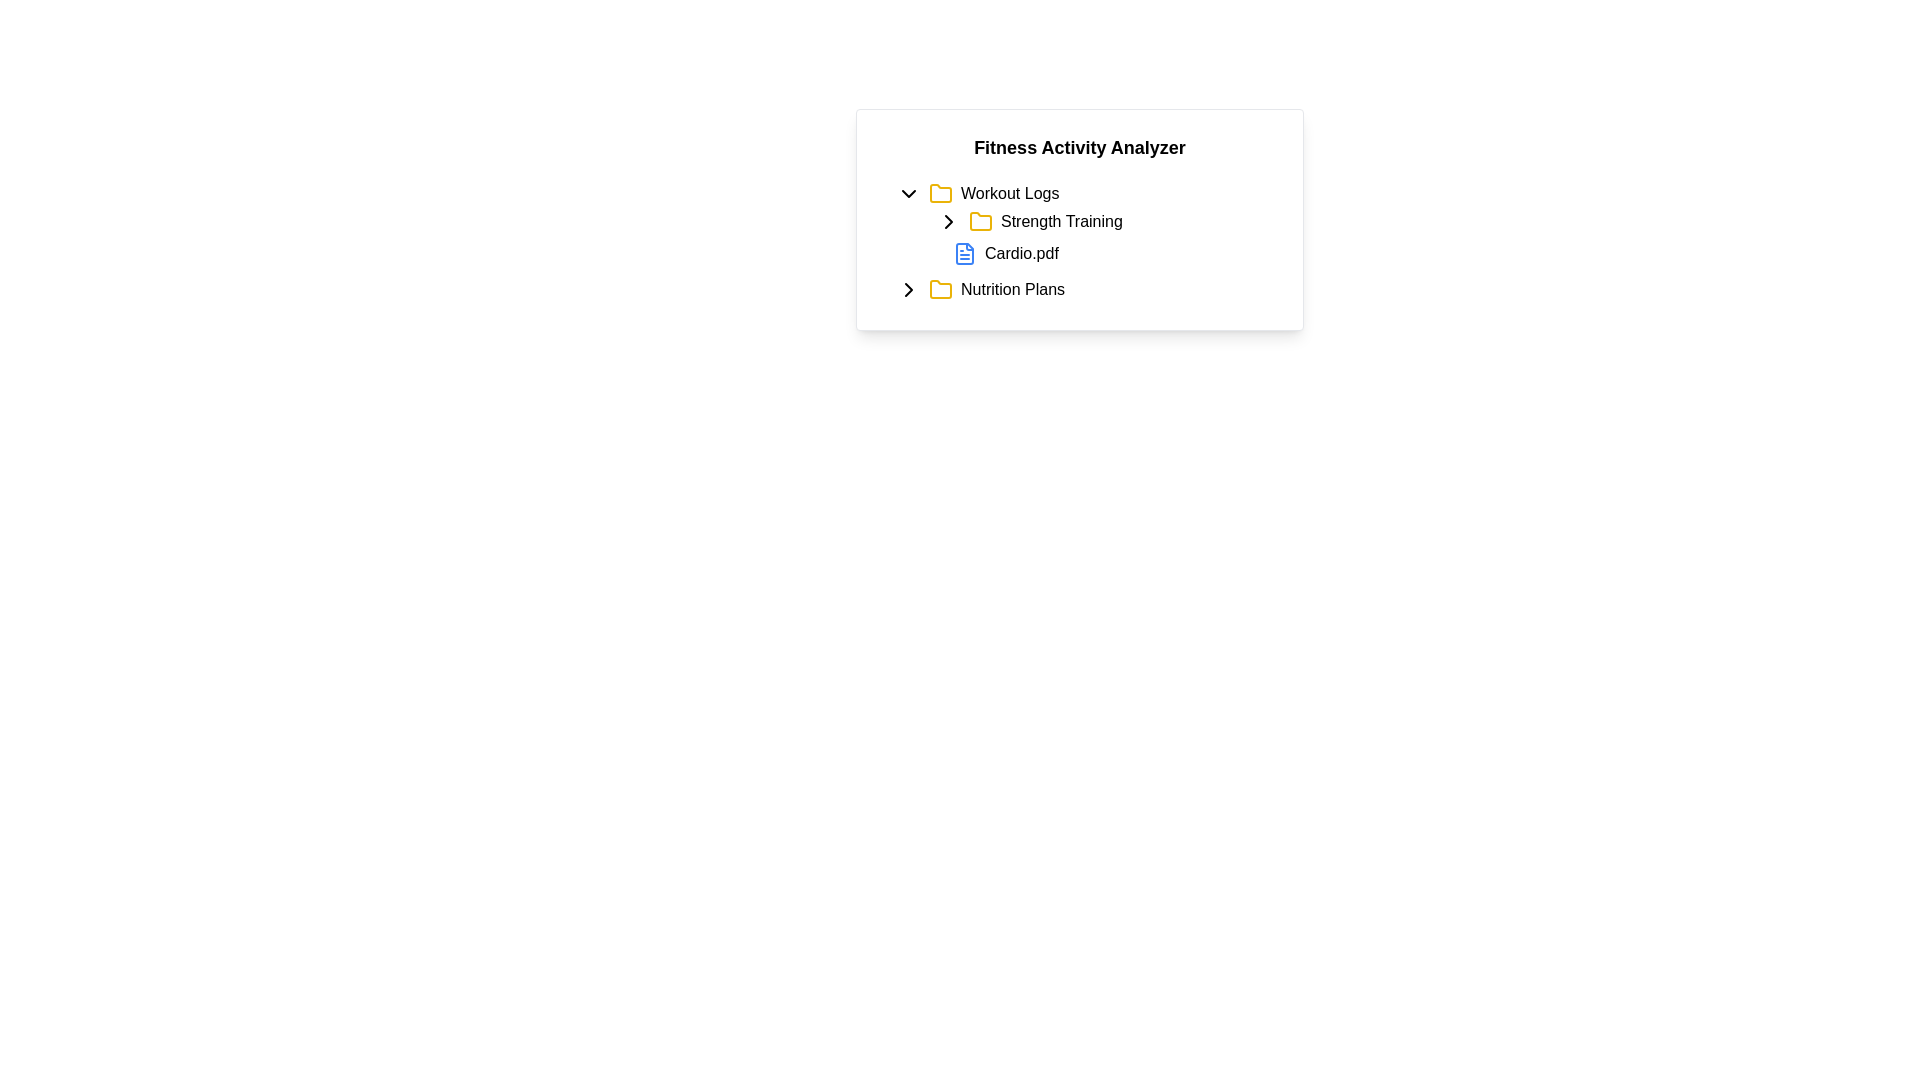 The width and height of the screenshot is (1920, 1080). What do you see at coordinates (1087, 193) in the screenshot?
I see `the expandable folder in the 'Fitness Activity Analyzer' panel` at bounding box center [1087, 193].